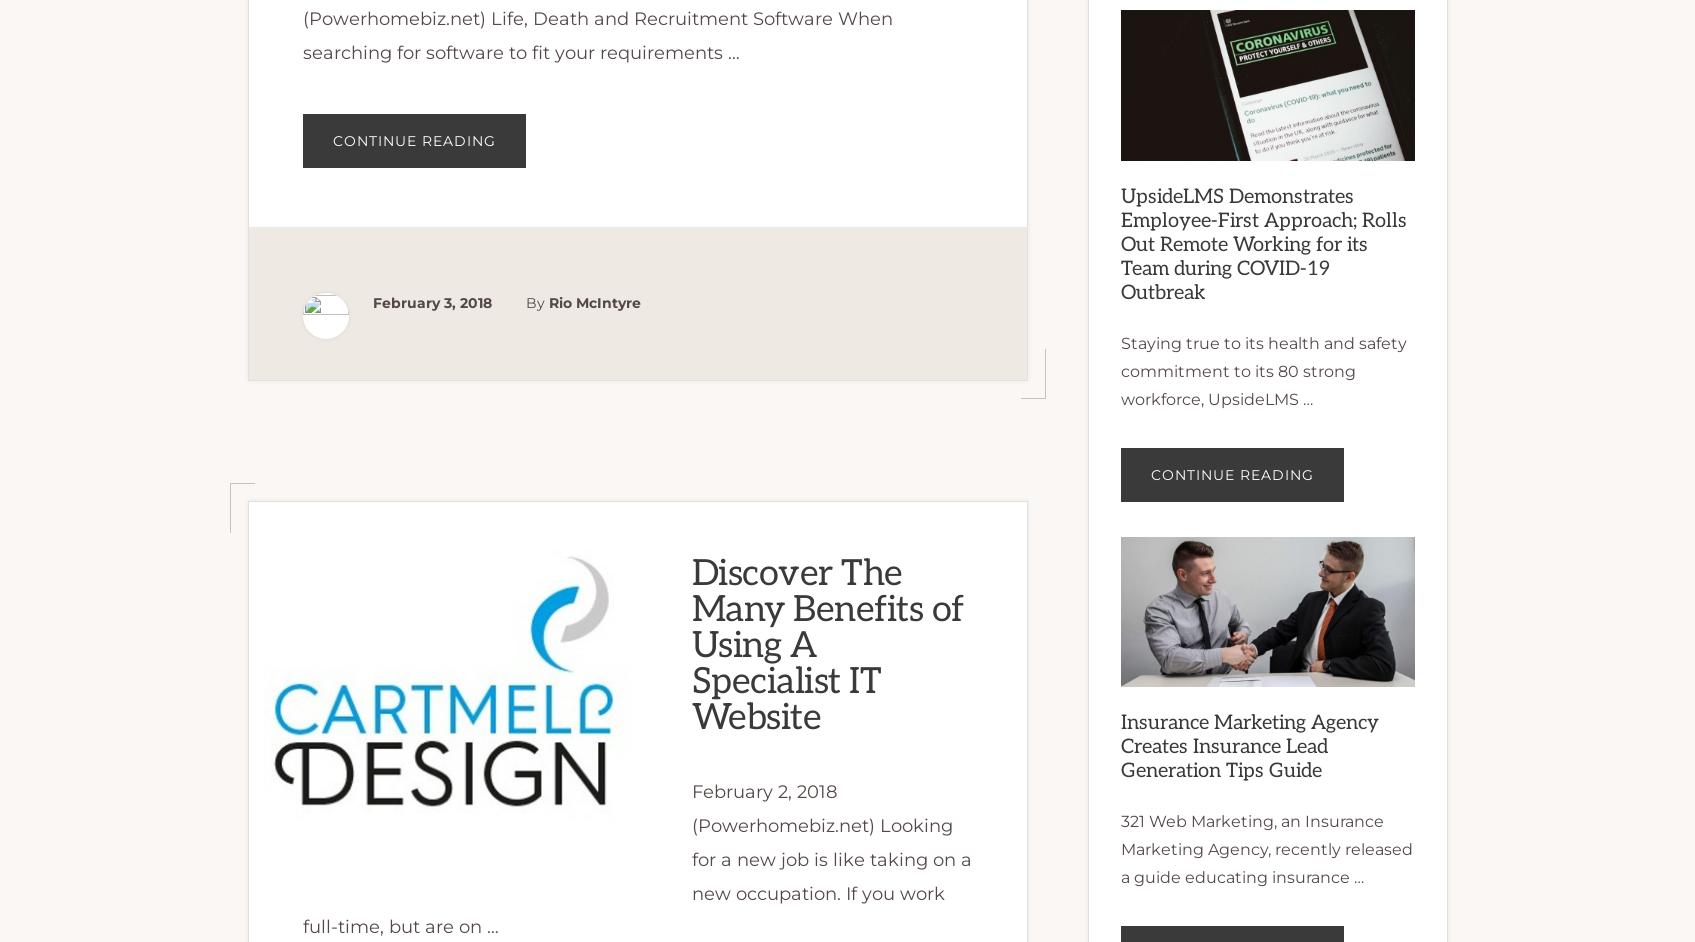 This screenshot has height=942, width=1695. What do you see at coordinates (592, 302) in the screenshot?
I see `'Rio McIntyre'` at bounding box center [592, 302].